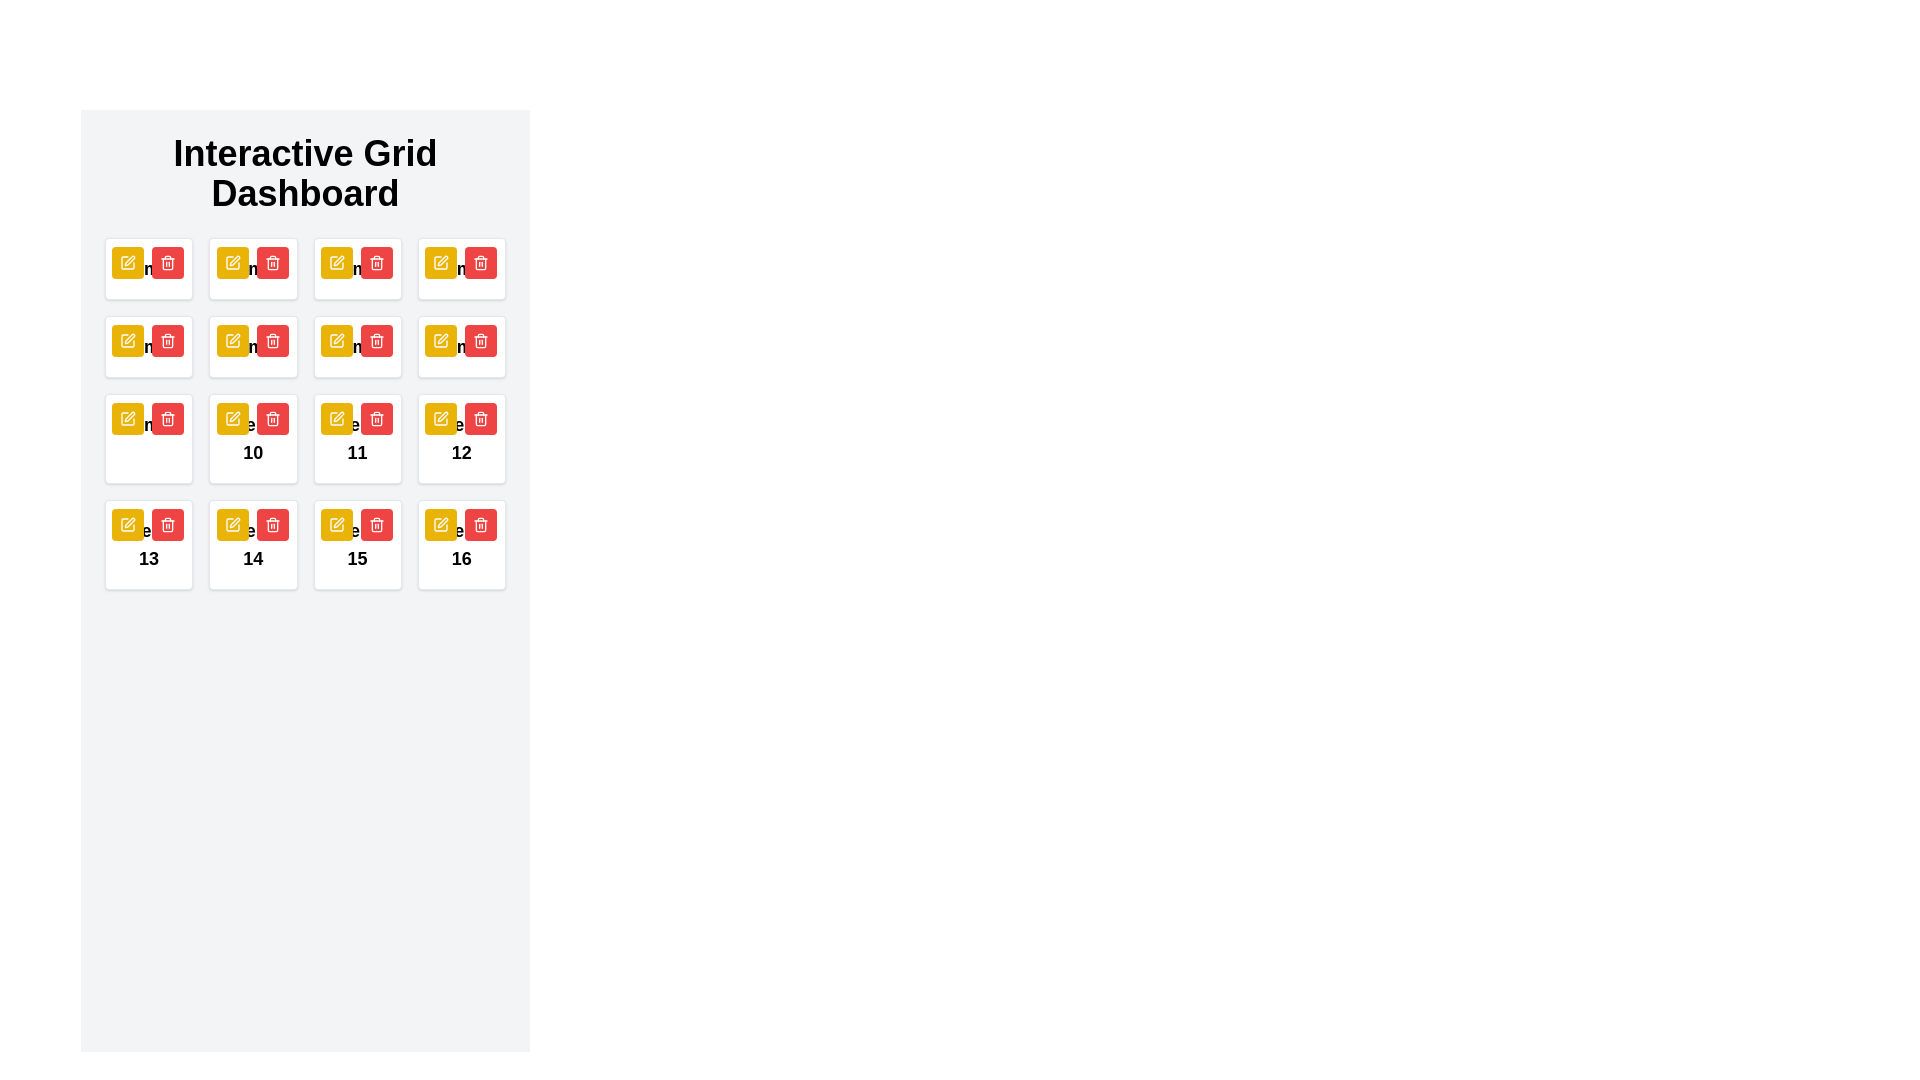 This screenshot has height=1080, width=1920. I want to click on the yellow button on the tenth card in the grid layout, so click(252, 438).